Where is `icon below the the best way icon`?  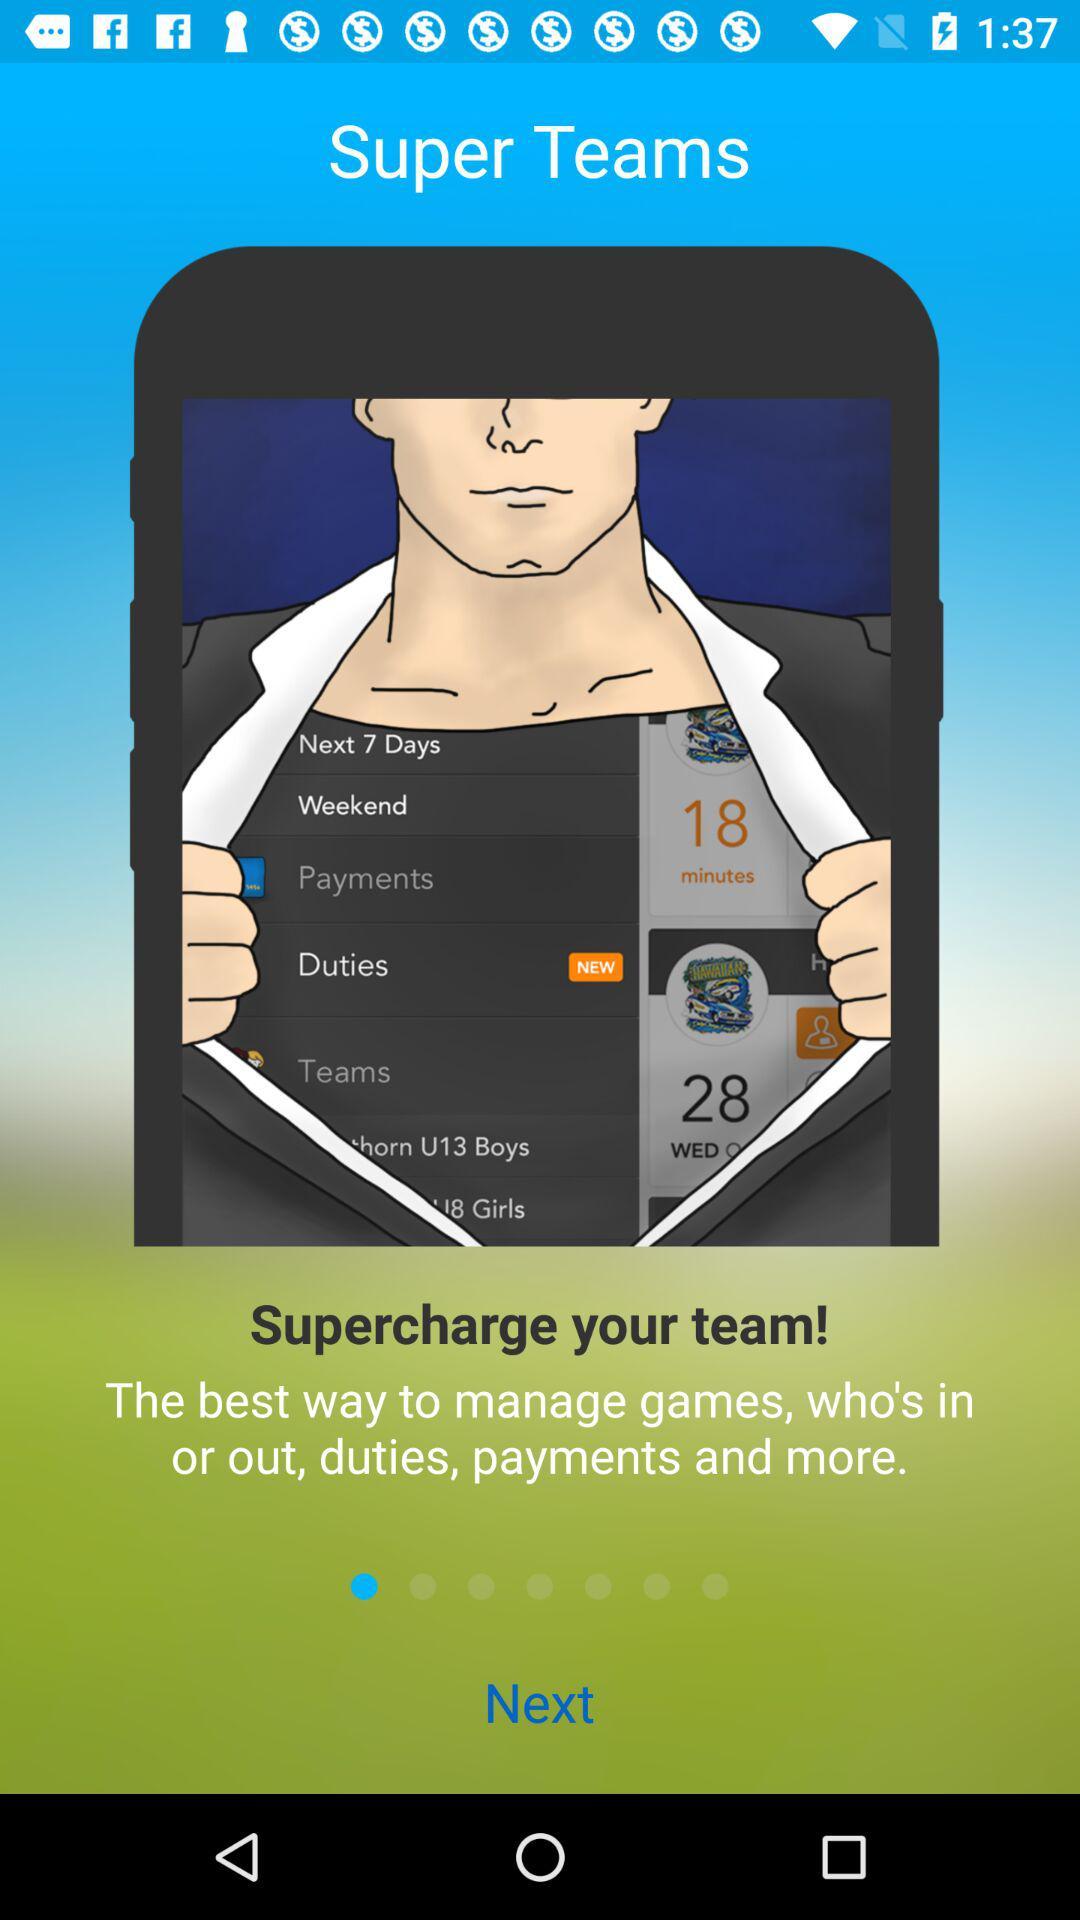
icon below the the best way icon is located at coordinates (364, 1585).